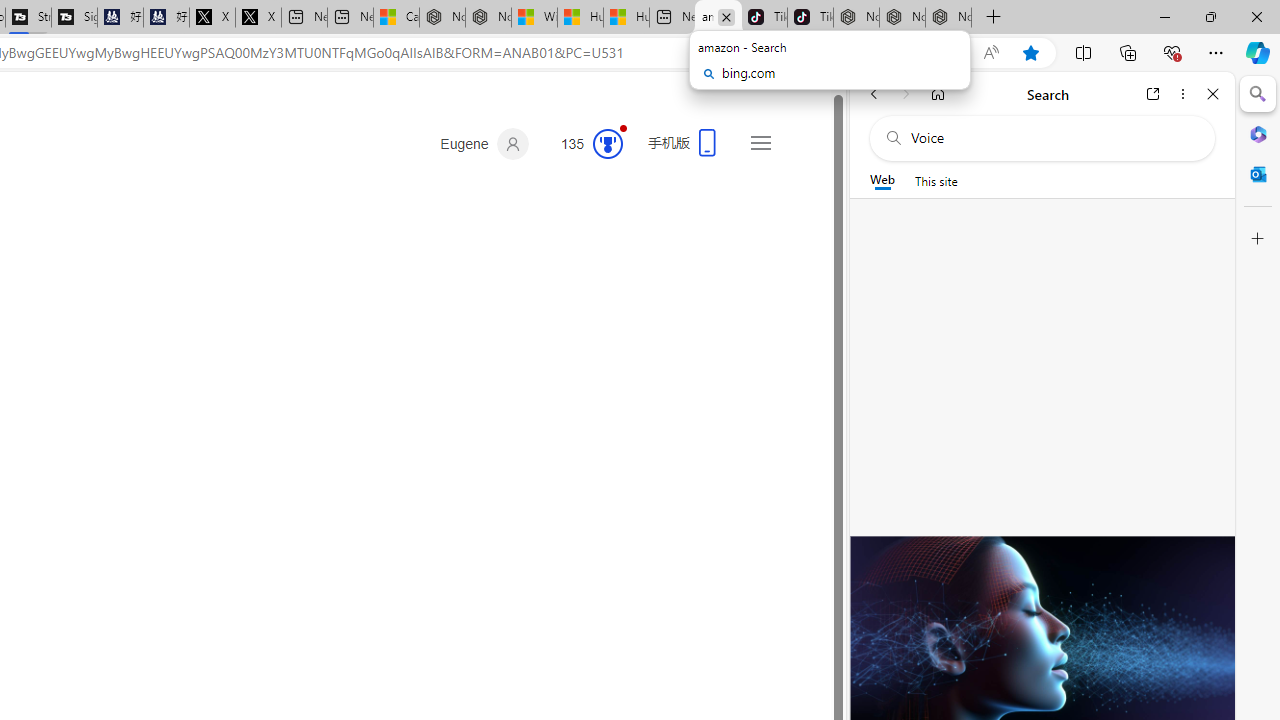 The height and width of the screenshot is (720, 1280). What do you see at coordinates (881, 180) in the screenshot?
I see `'Web scope'` at bounding box center [881, 180].